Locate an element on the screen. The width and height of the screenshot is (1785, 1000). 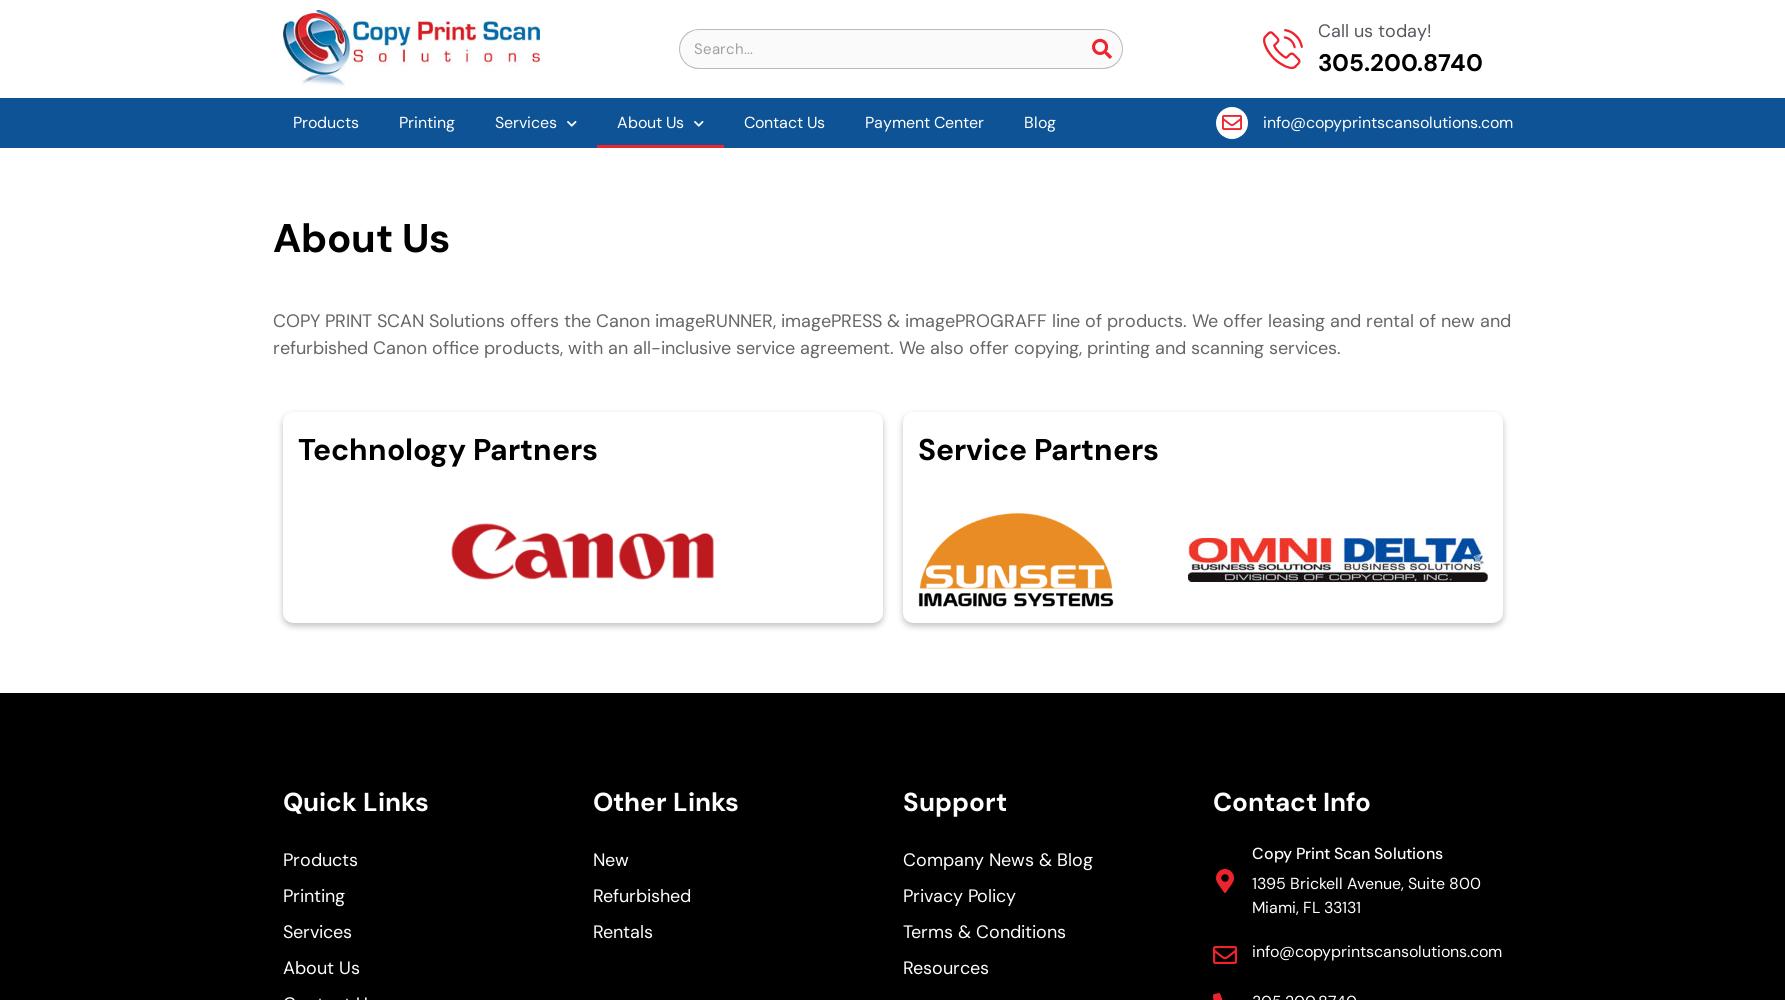
'Other Links' is located at coordinates (663, 802).